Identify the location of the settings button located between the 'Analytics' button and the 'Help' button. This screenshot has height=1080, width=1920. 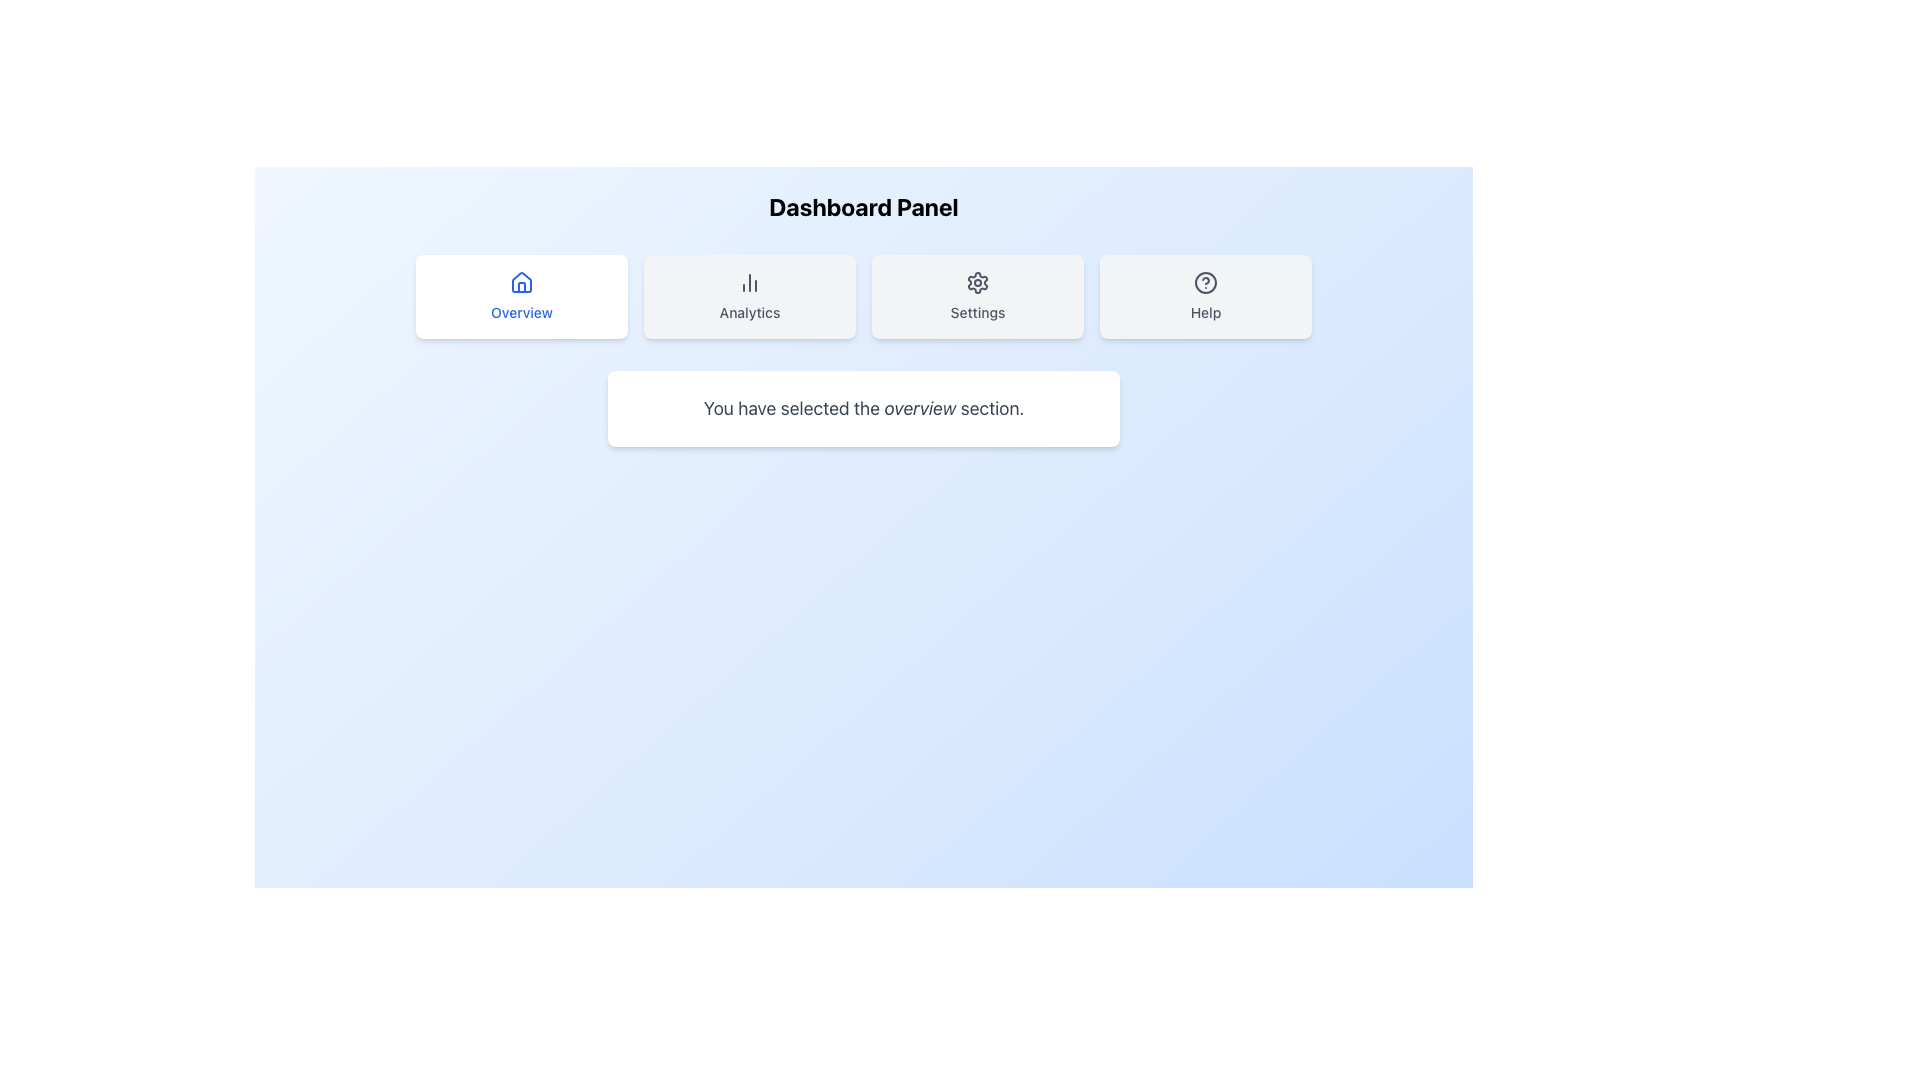
(978, 297).